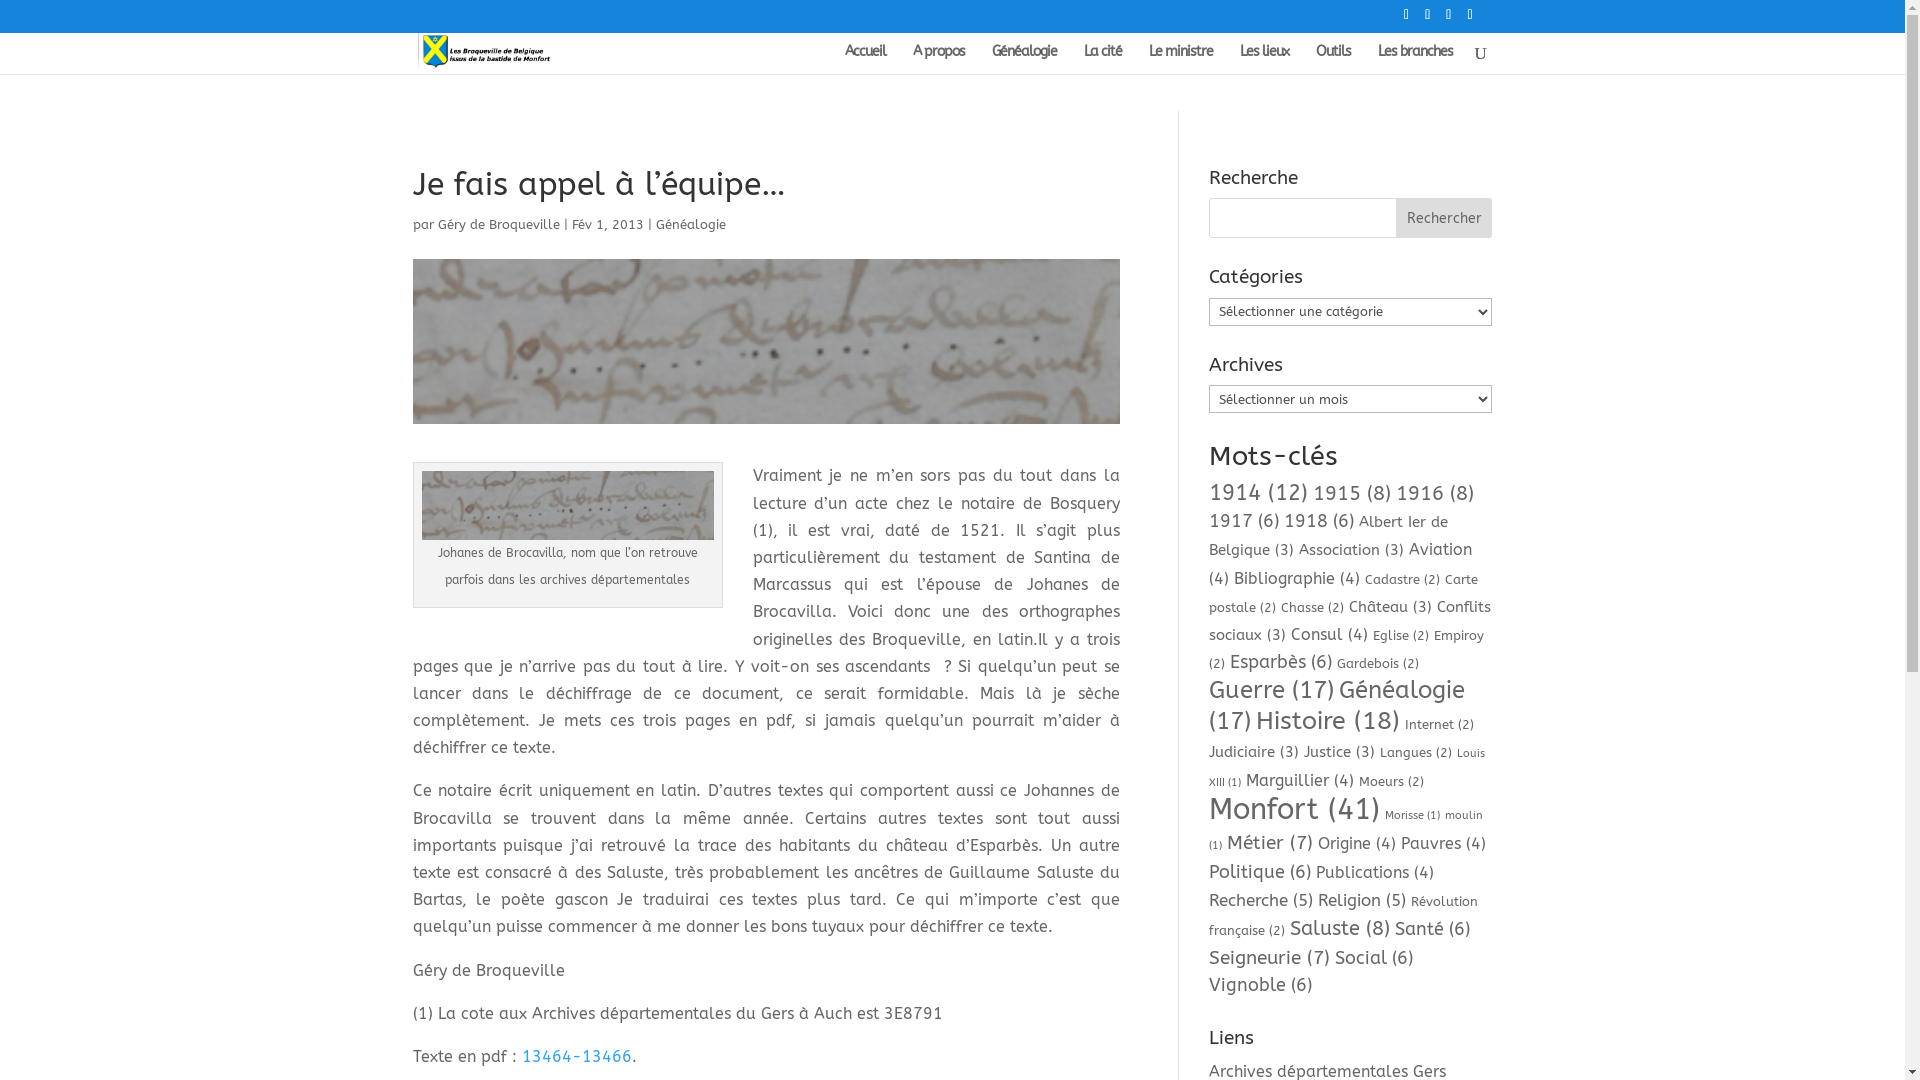  I want to click on 'Religion (5)', so click(1318, 900).